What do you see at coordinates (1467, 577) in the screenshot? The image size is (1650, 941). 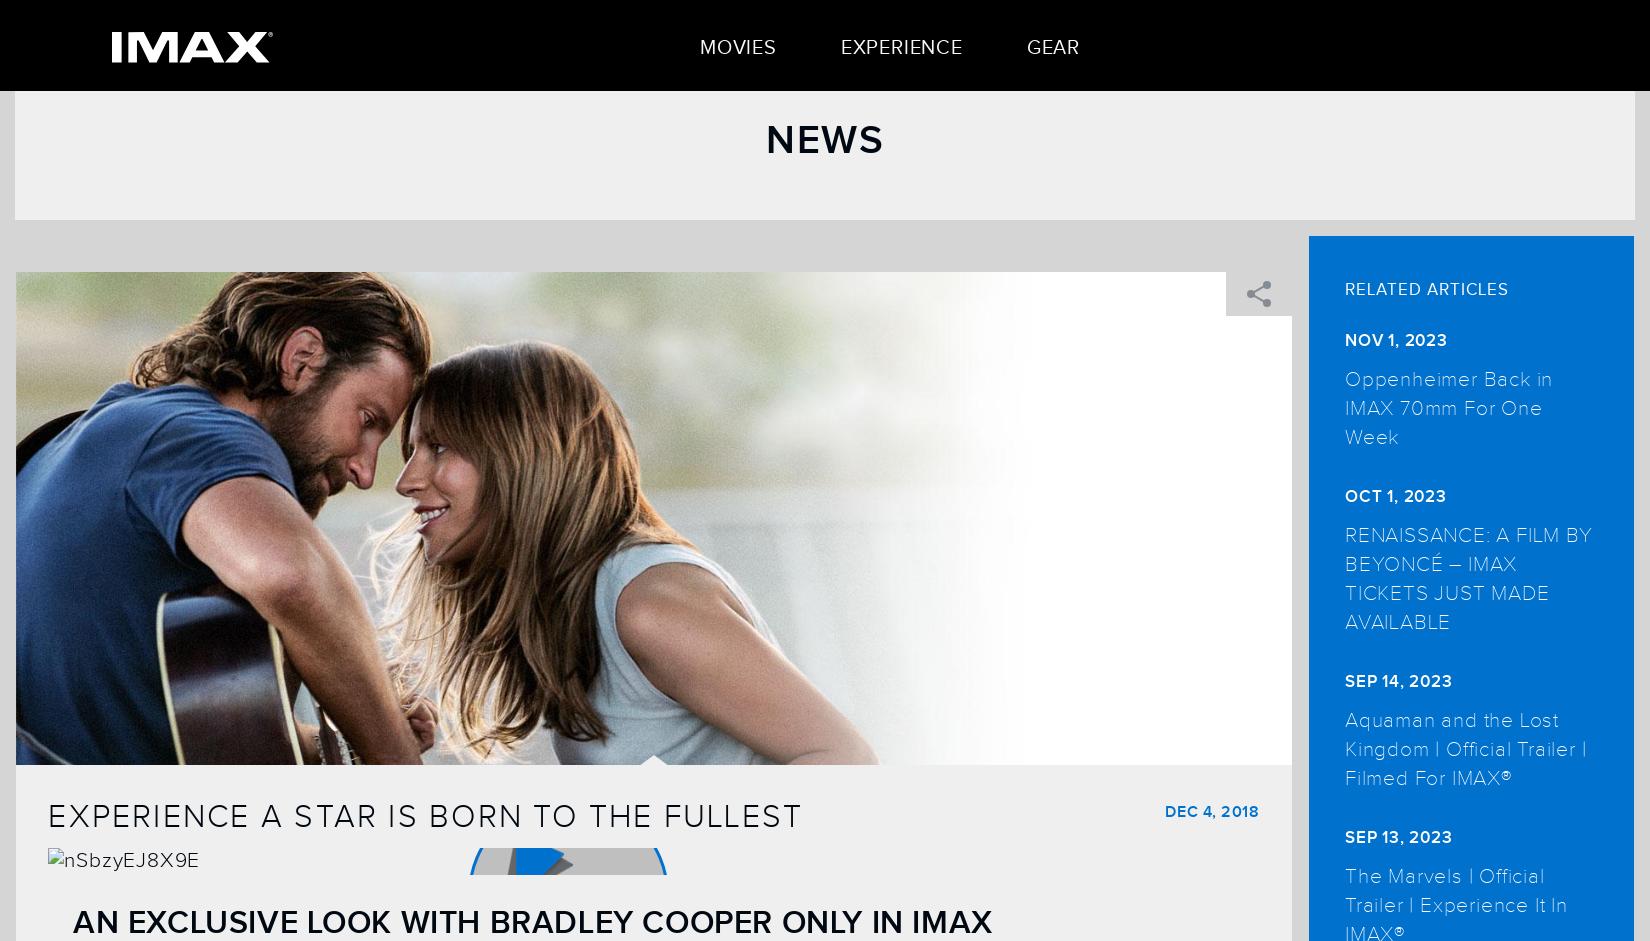 I see `'RENAISSANCE: A FILM BY BEYONCÉ – IMAX TICKETS JUST MADE AVAILABLE'` at bounding box center [1467, 577].